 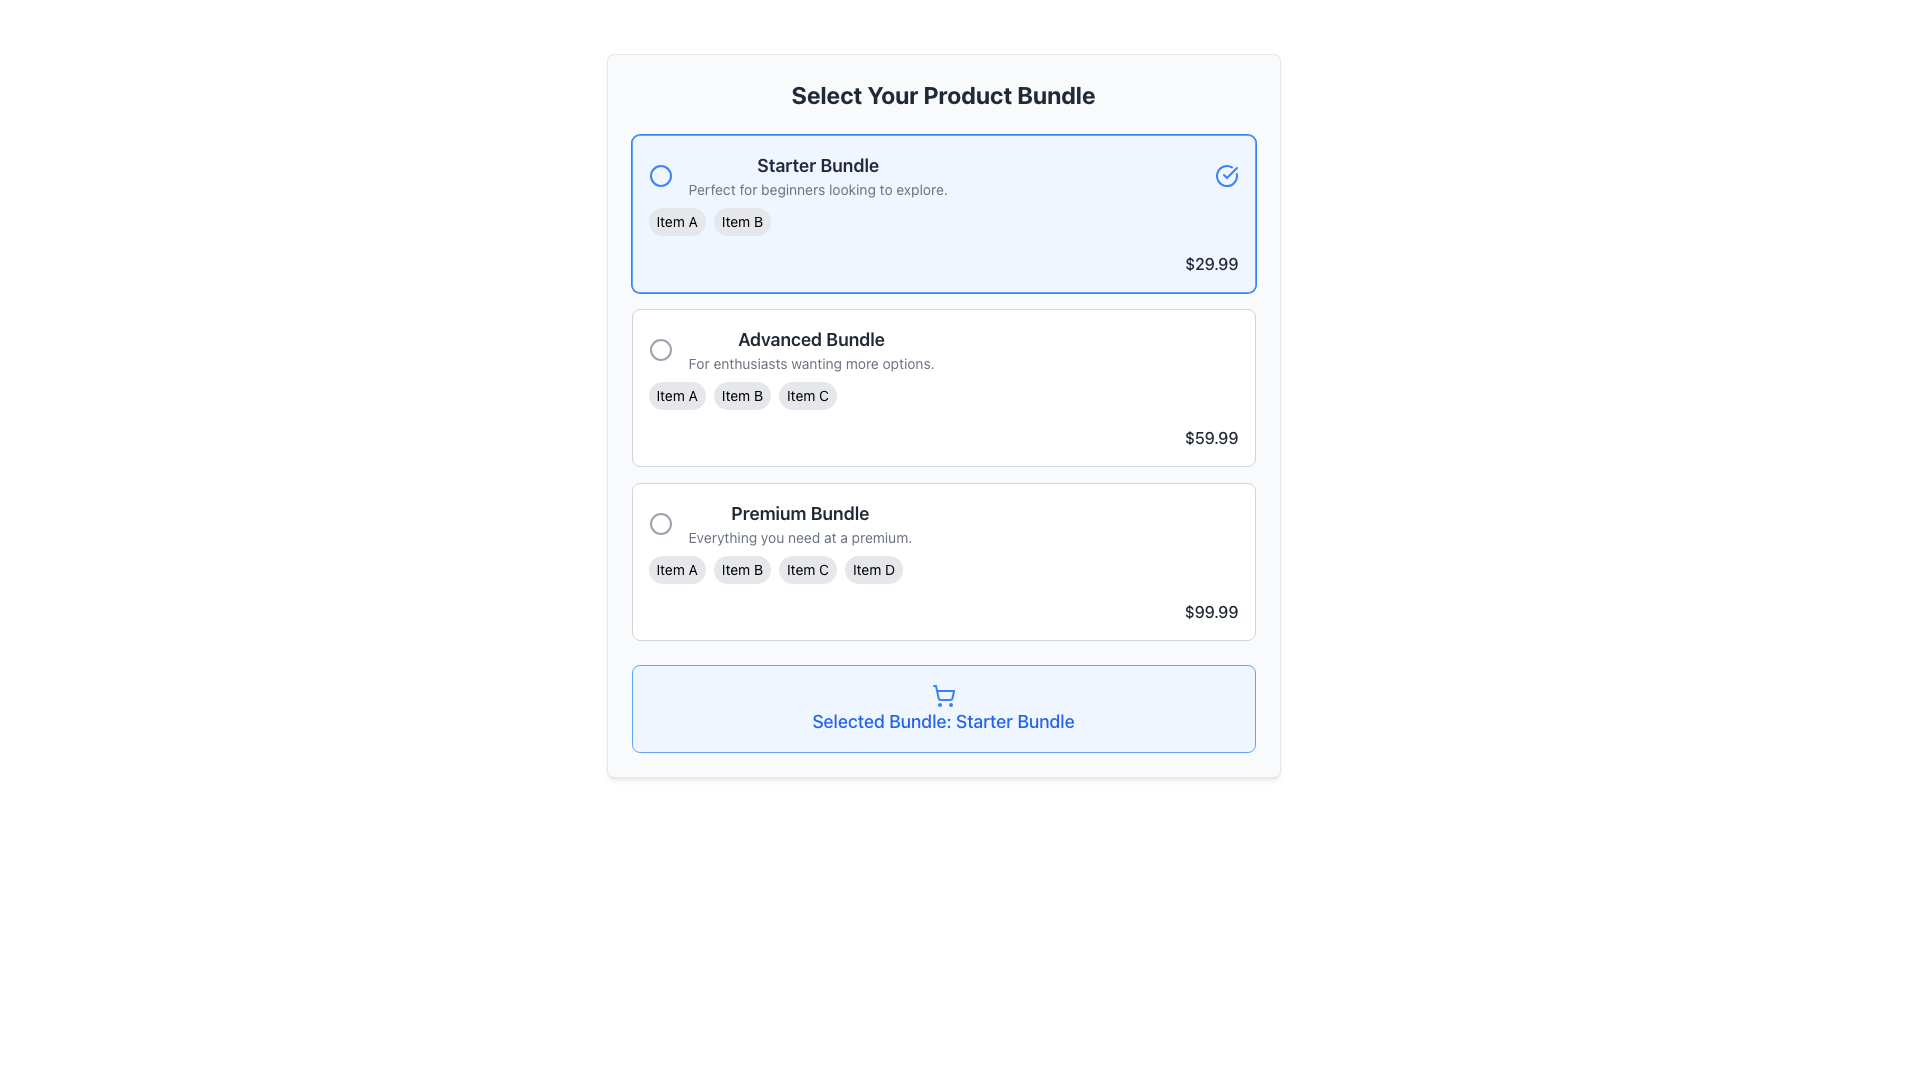 I want to click on the shopping cart icon component located at the bottom of the interface within the blue box labeled 'Selected Bundle: Starter Bundle', so click(x=942, y=691).